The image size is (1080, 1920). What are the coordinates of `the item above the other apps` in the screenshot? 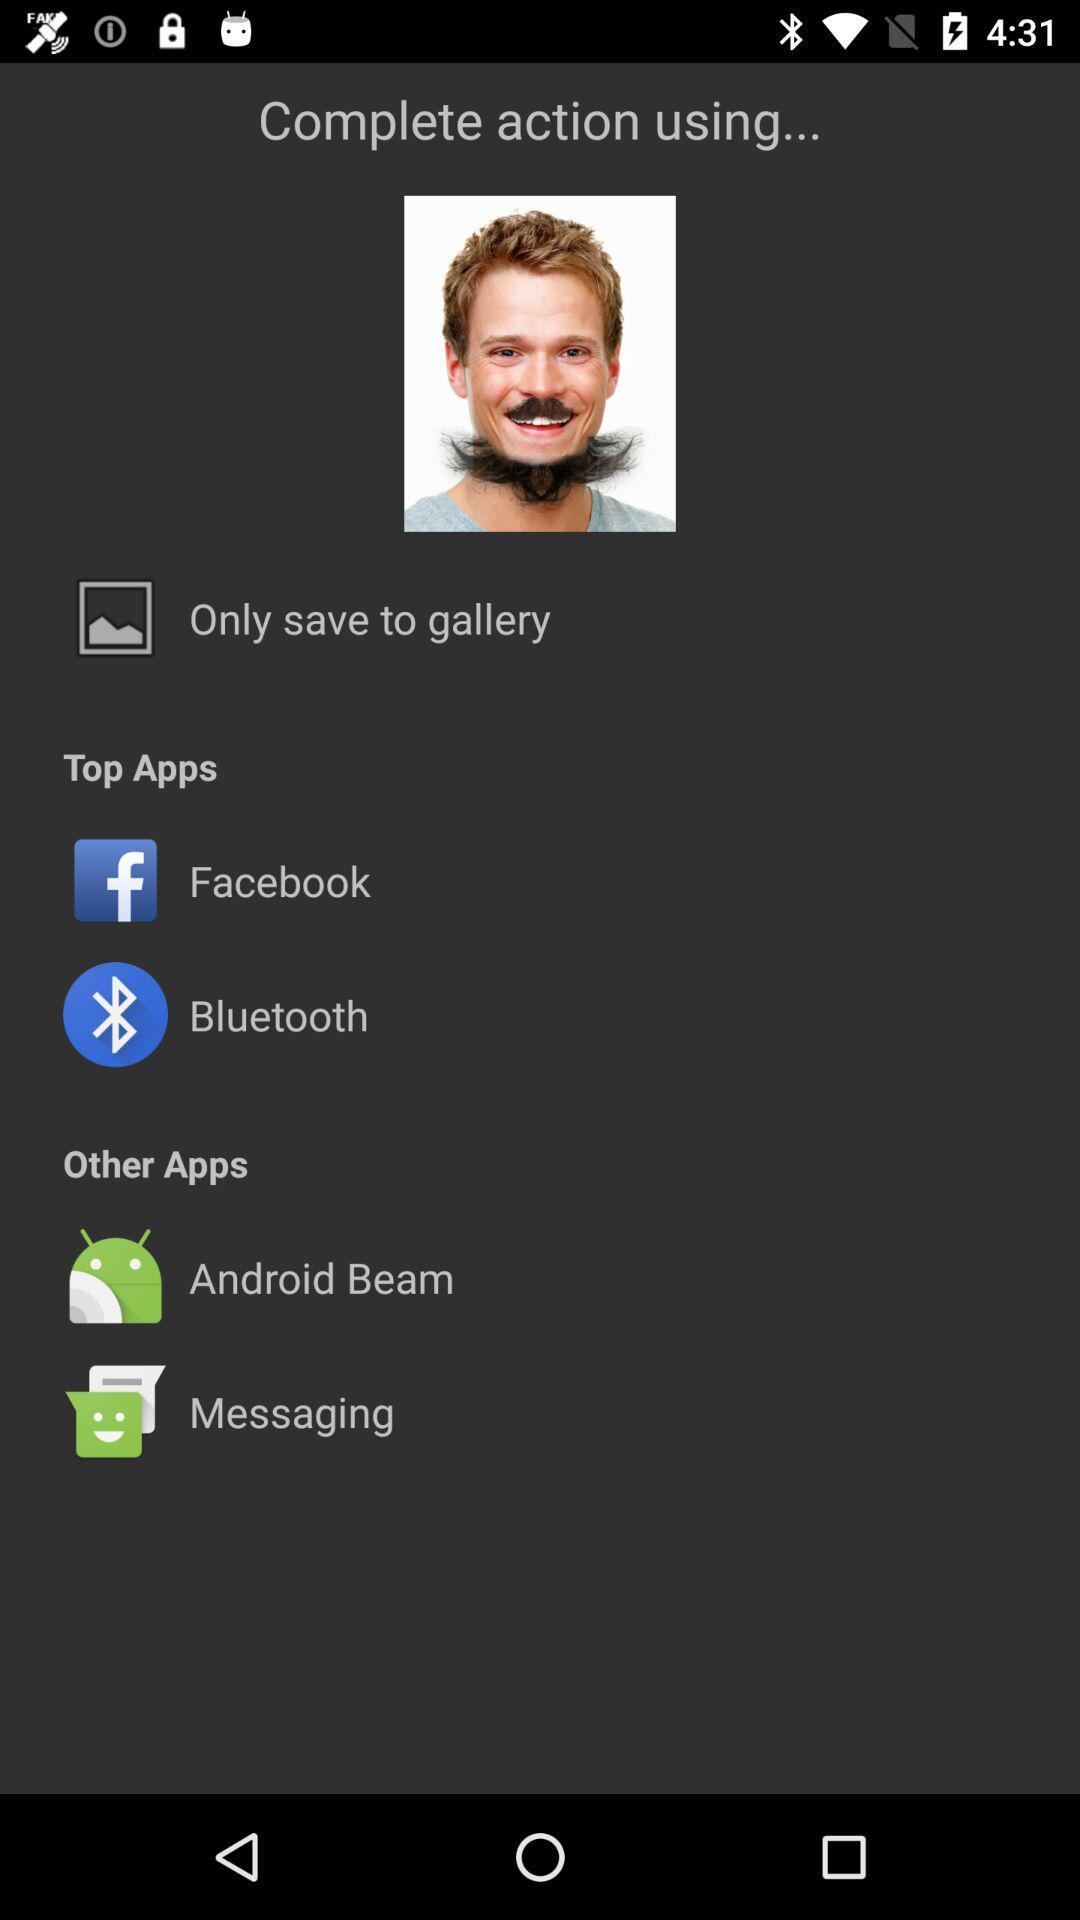 It's located at (278, 1014).